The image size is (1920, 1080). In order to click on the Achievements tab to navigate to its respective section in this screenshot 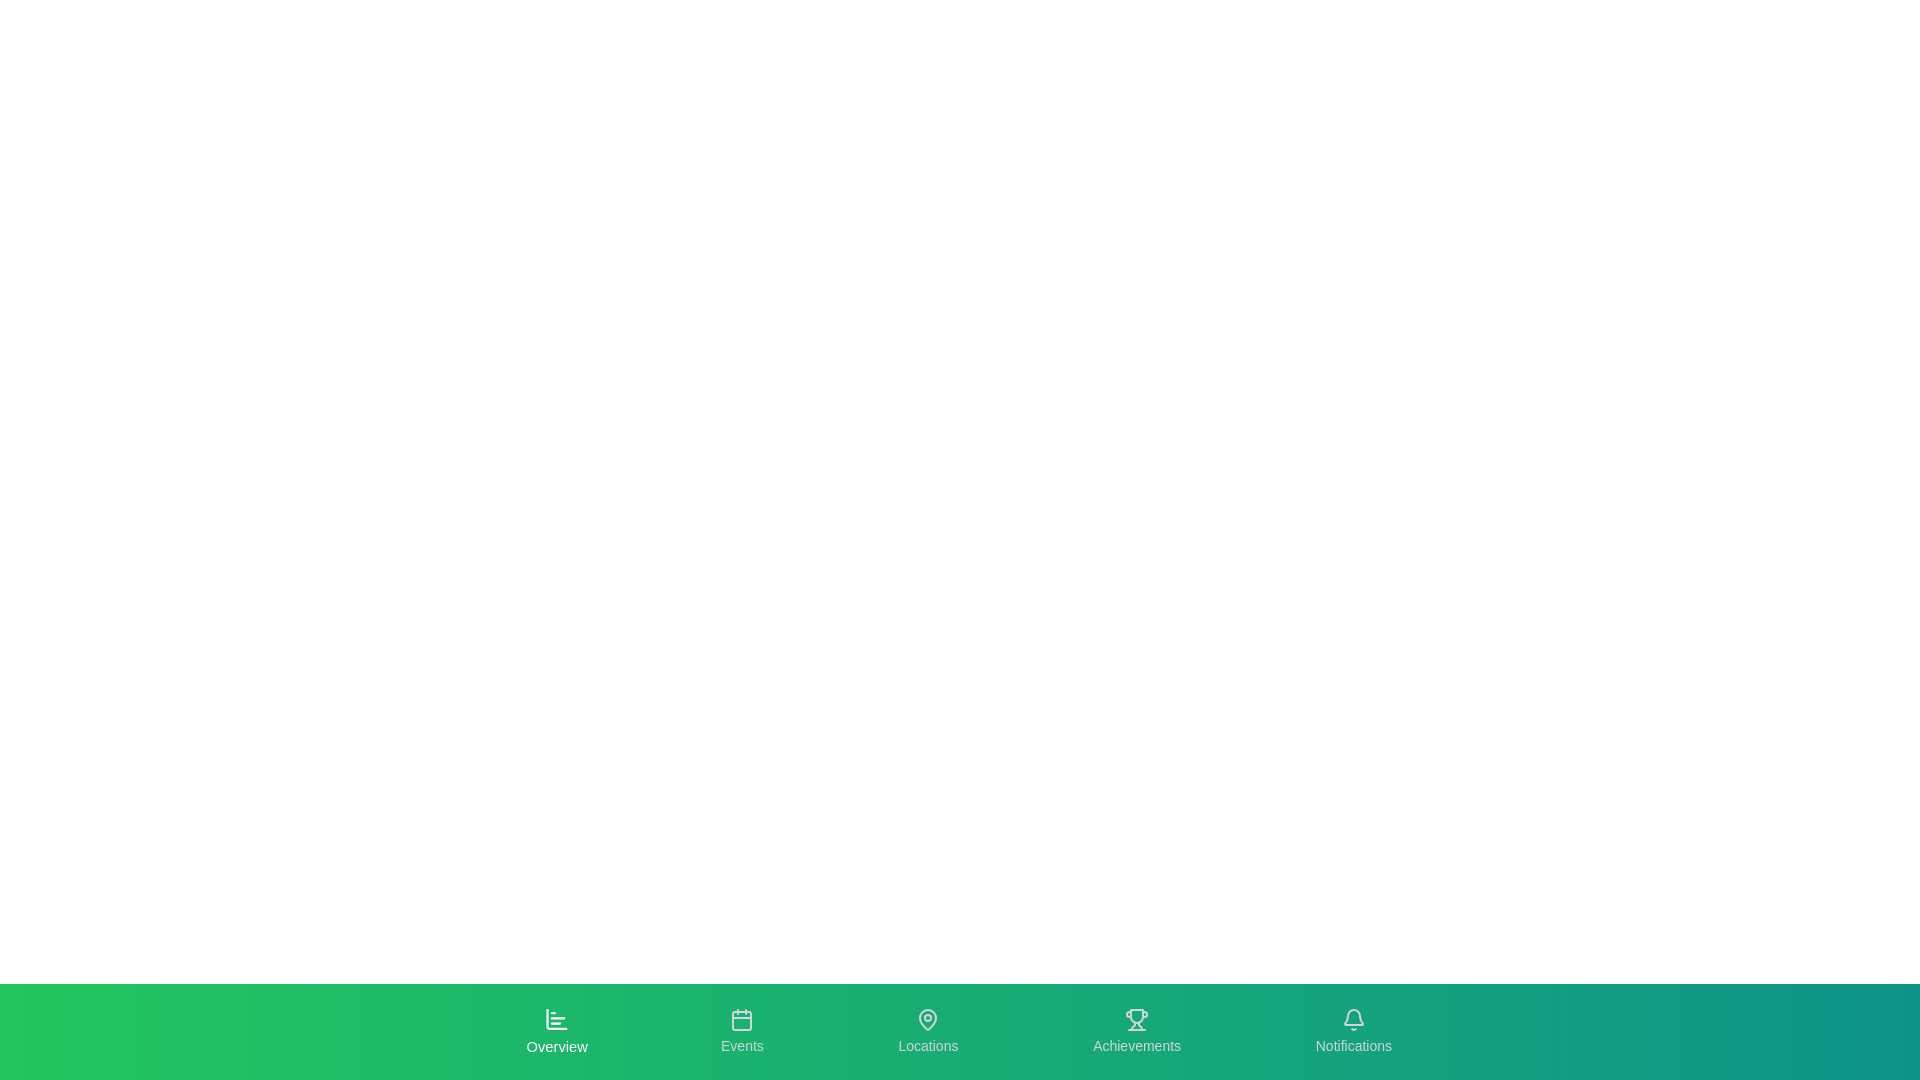, I will do `click(1137, 1032)`.